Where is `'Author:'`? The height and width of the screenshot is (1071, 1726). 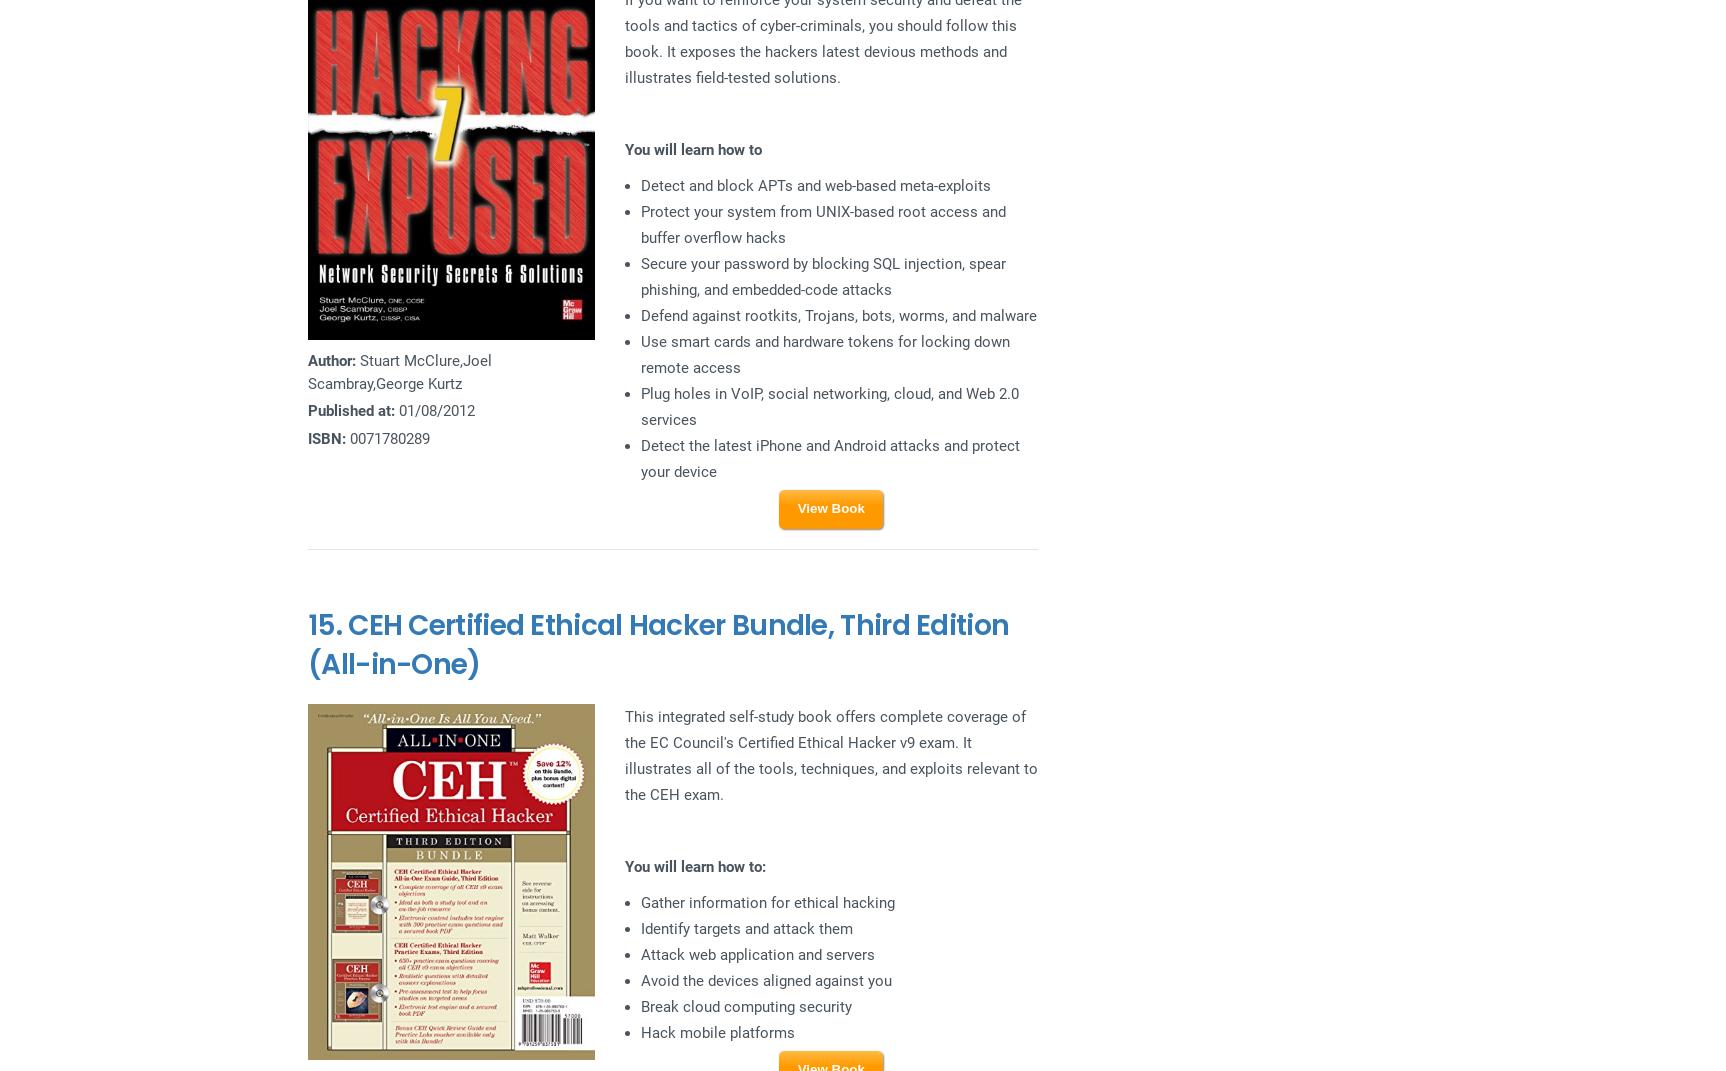 'Author:' is located at coordinates (306, 360).